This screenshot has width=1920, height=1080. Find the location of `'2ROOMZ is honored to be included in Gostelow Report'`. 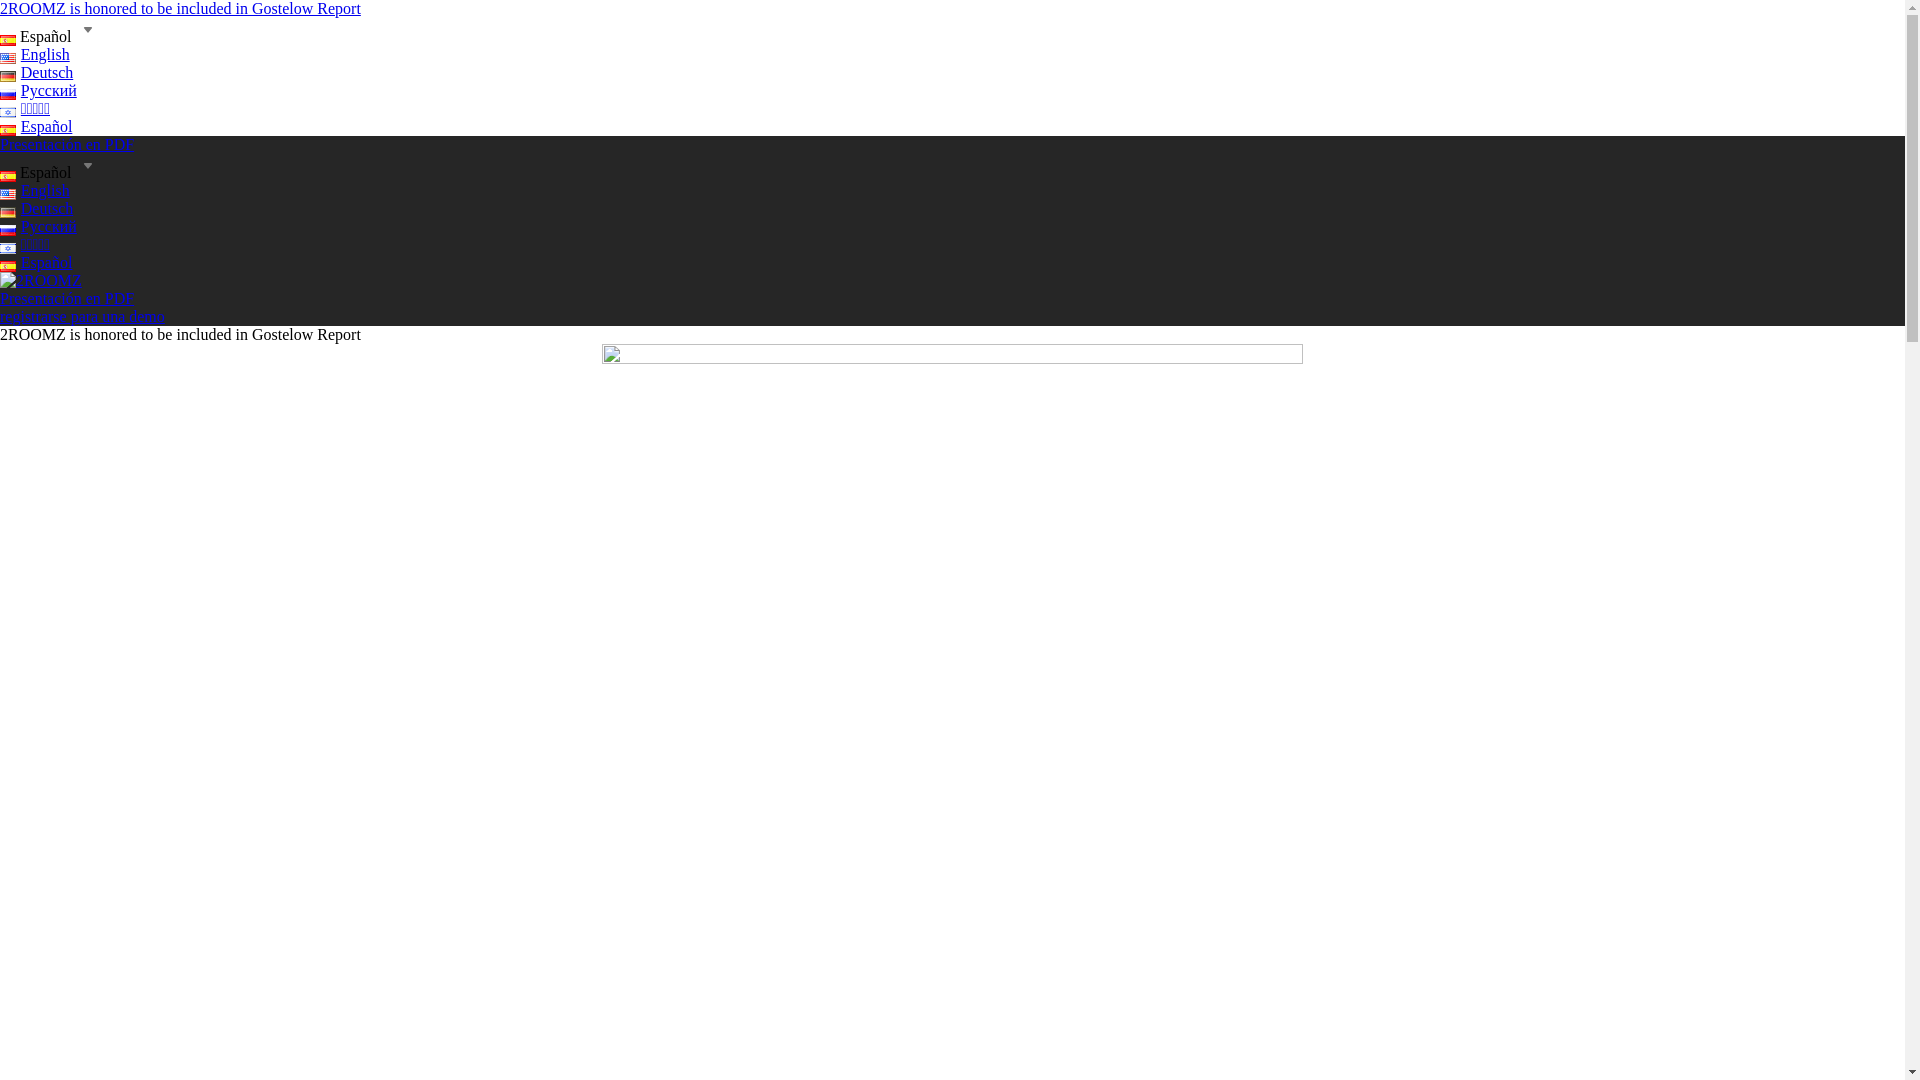

'2ROOMZ is honored to be included in Gostelow Report' is located at coordinates (180, 8).